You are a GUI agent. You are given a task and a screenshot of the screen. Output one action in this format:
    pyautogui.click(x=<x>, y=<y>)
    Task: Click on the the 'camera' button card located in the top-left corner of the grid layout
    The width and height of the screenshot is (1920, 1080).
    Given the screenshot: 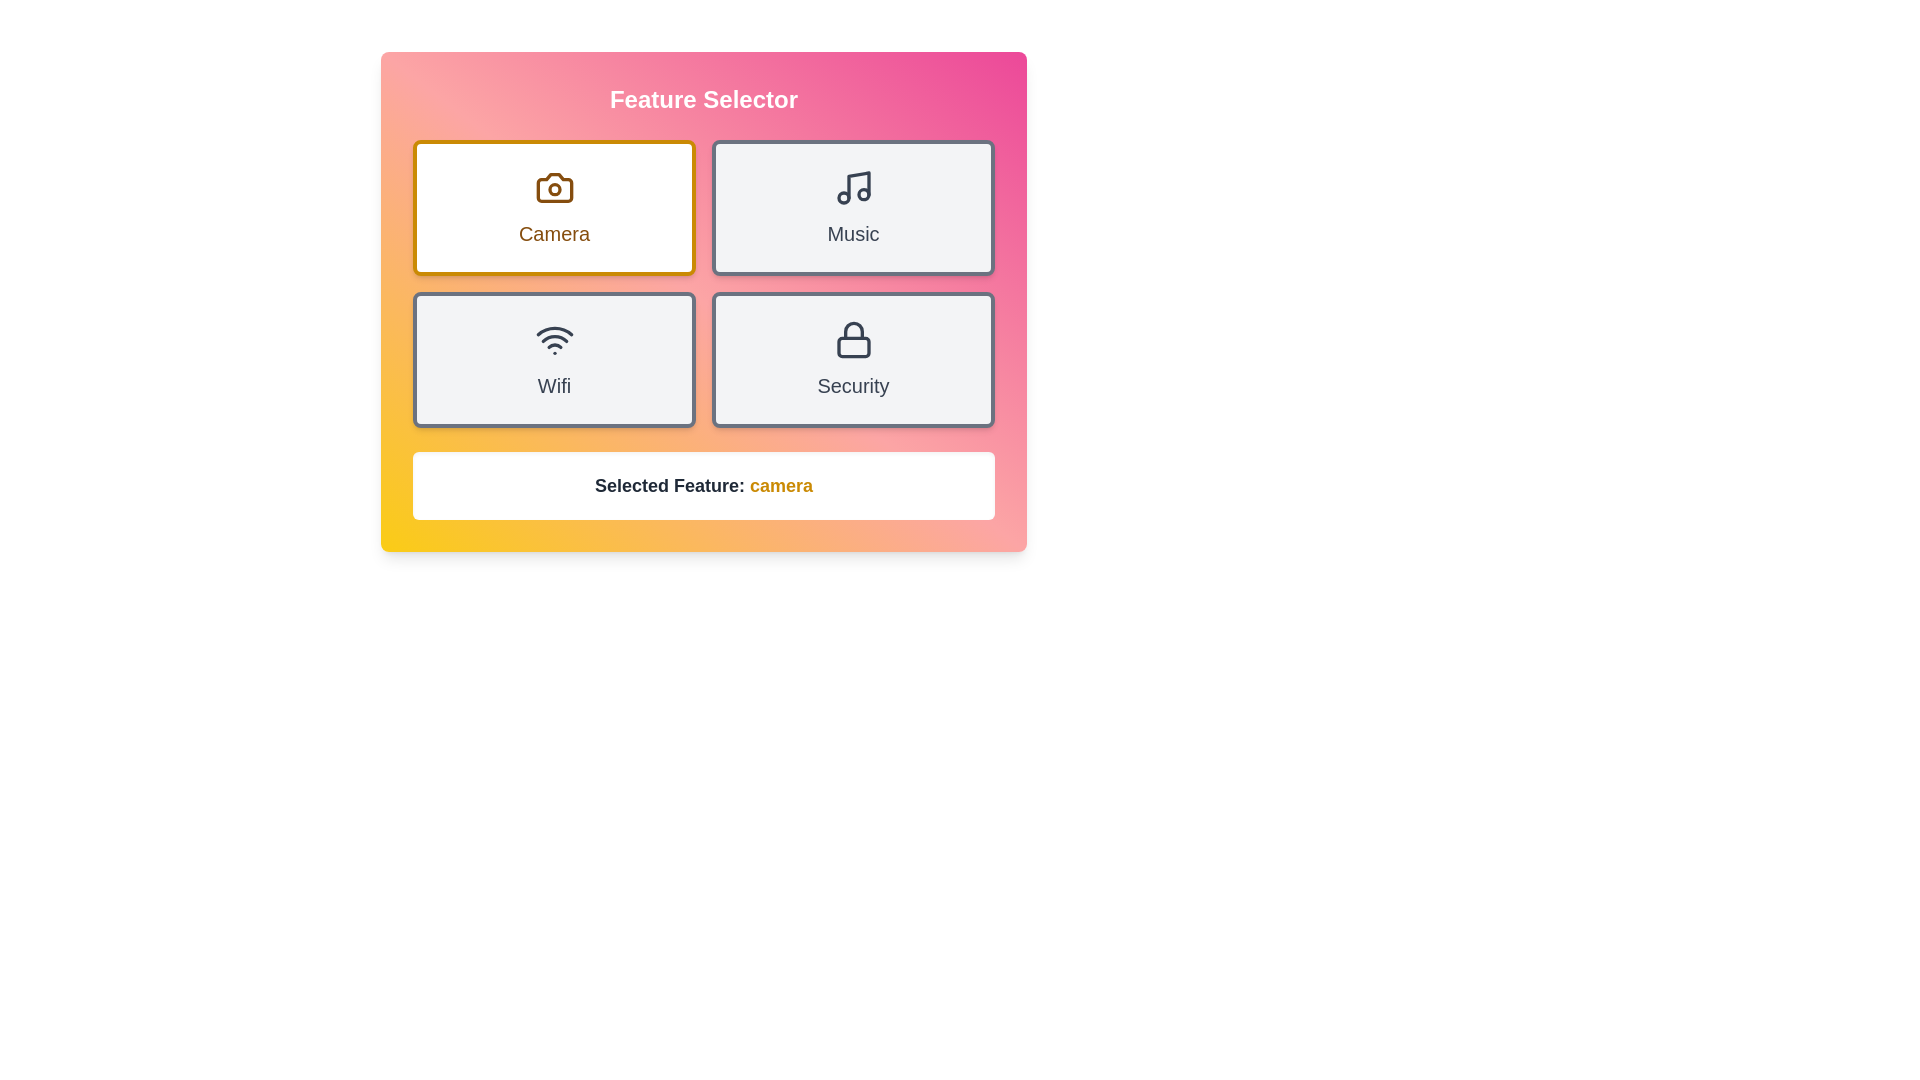 What is the action you would take?
    pyautogui.click(x=554, y=208)
    